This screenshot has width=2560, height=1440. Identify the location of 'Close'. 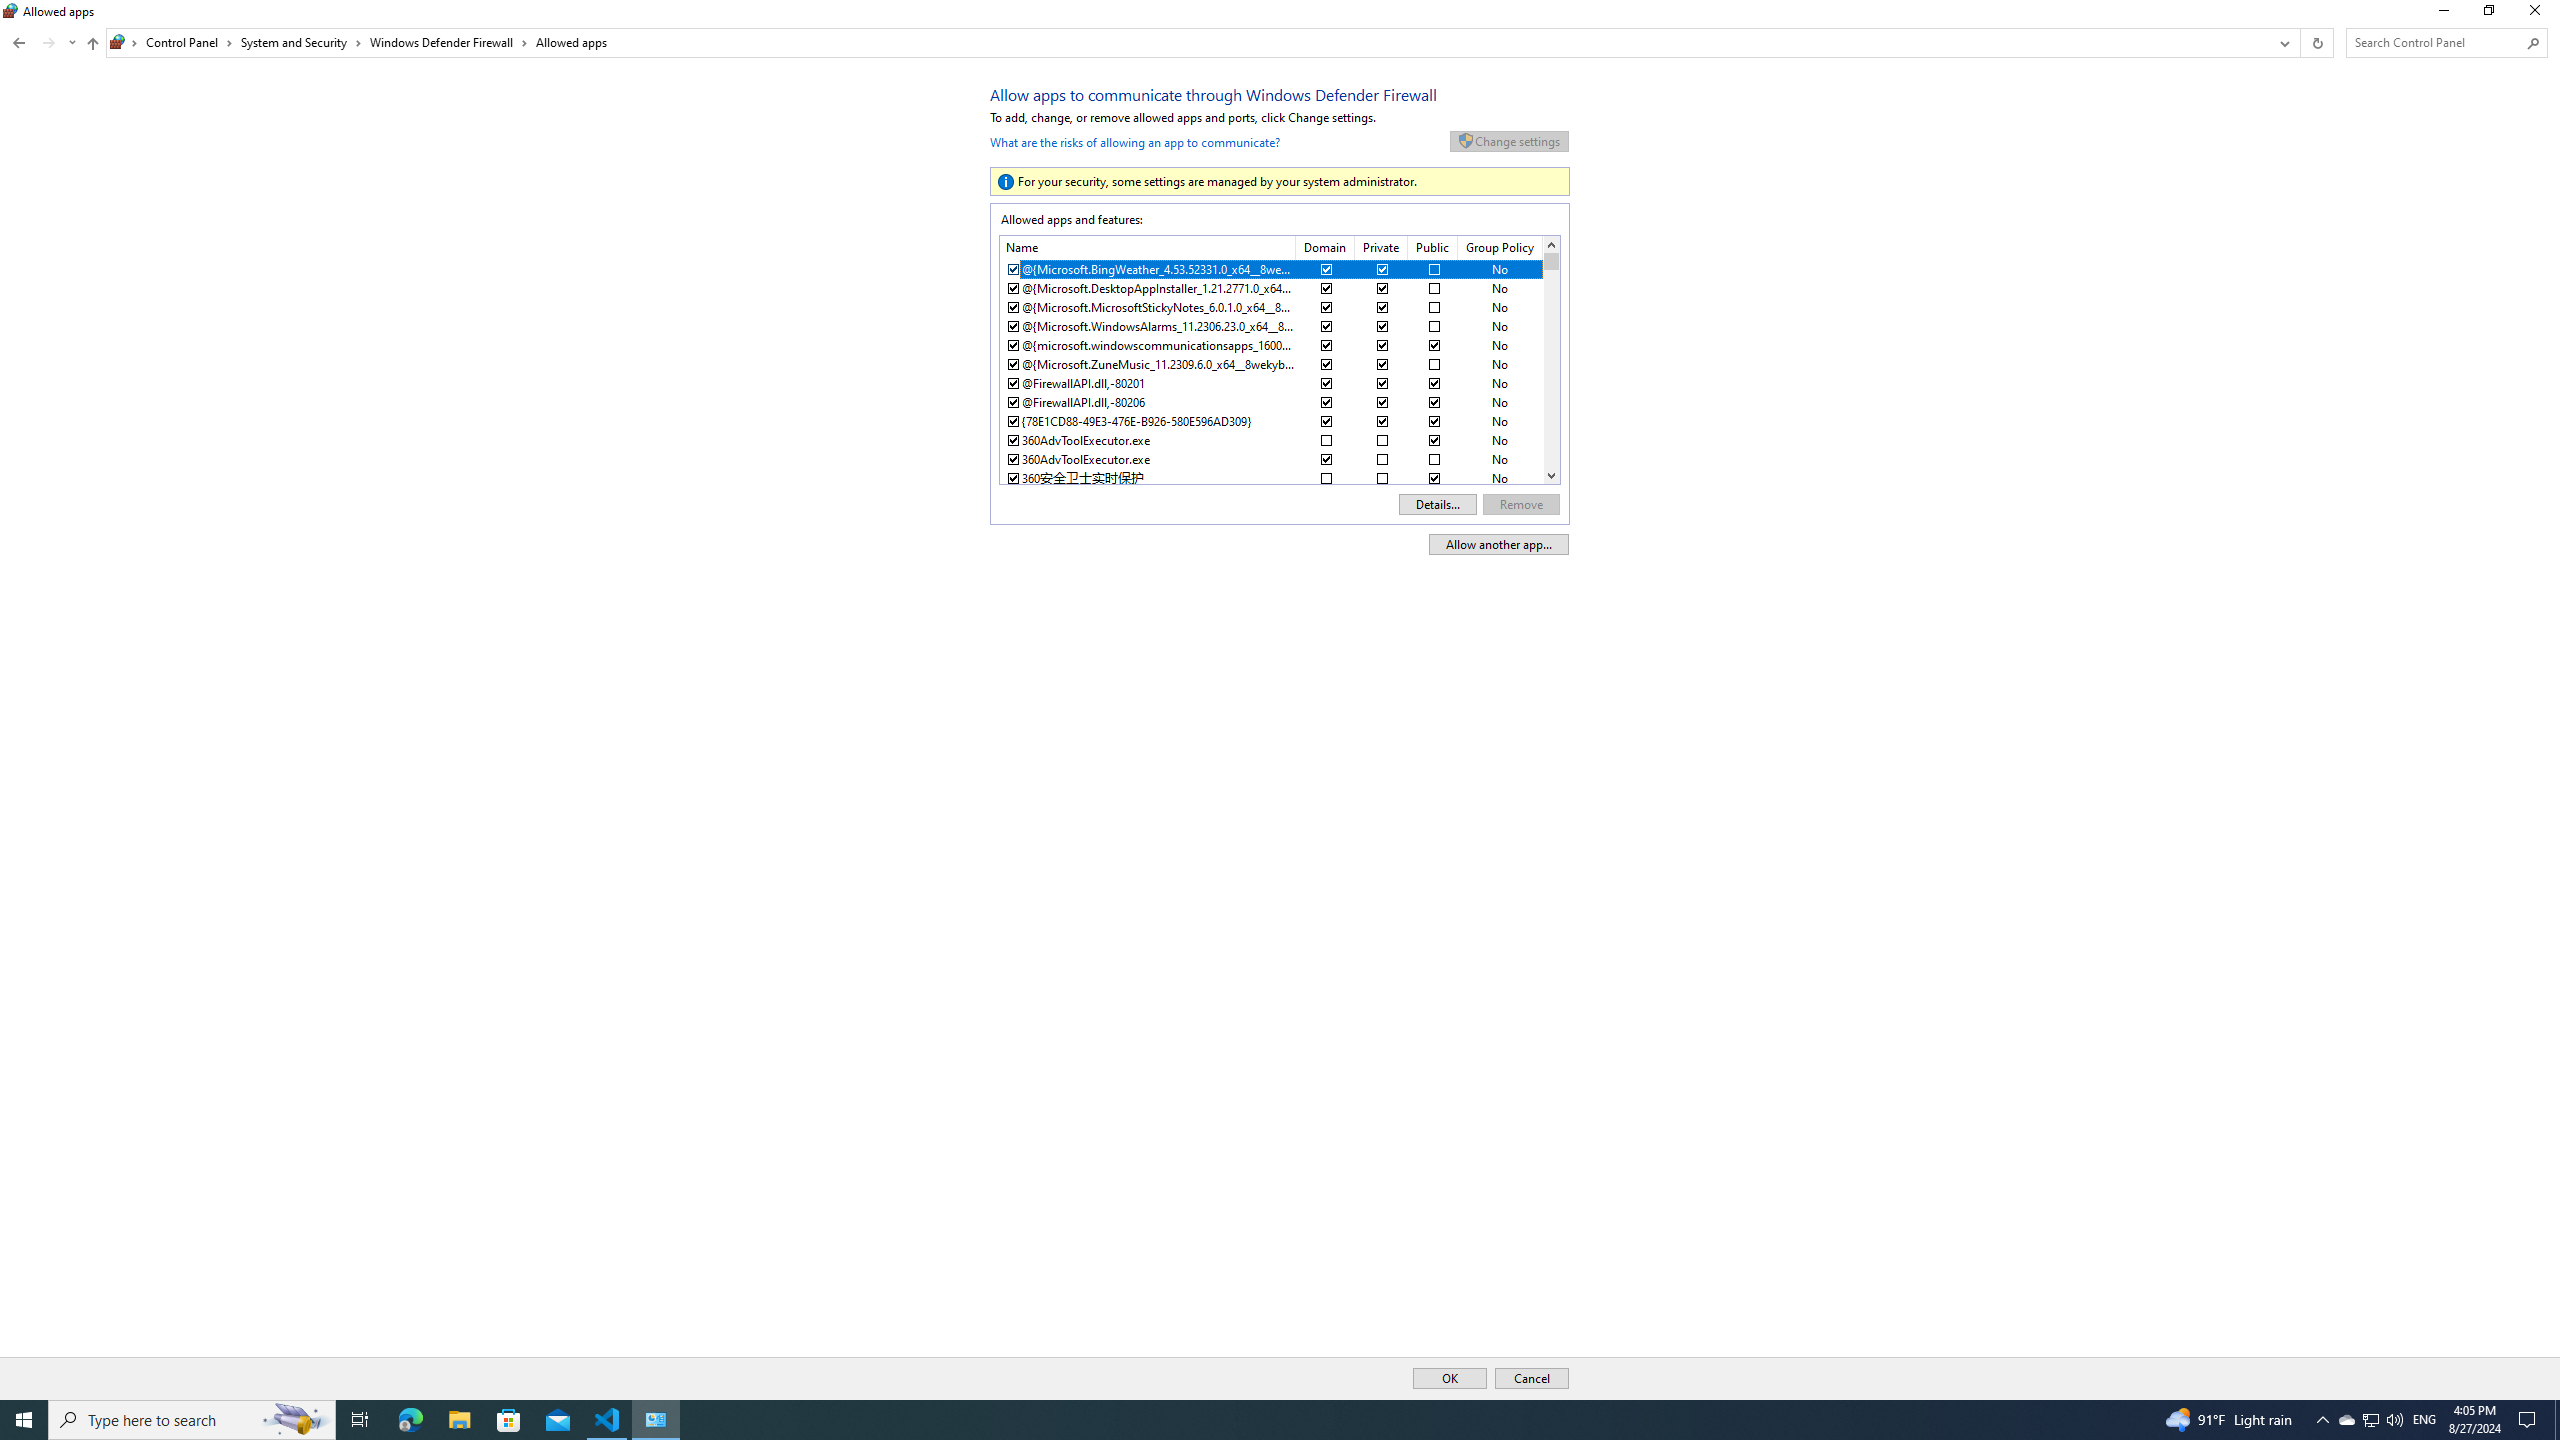
(2539, 15).